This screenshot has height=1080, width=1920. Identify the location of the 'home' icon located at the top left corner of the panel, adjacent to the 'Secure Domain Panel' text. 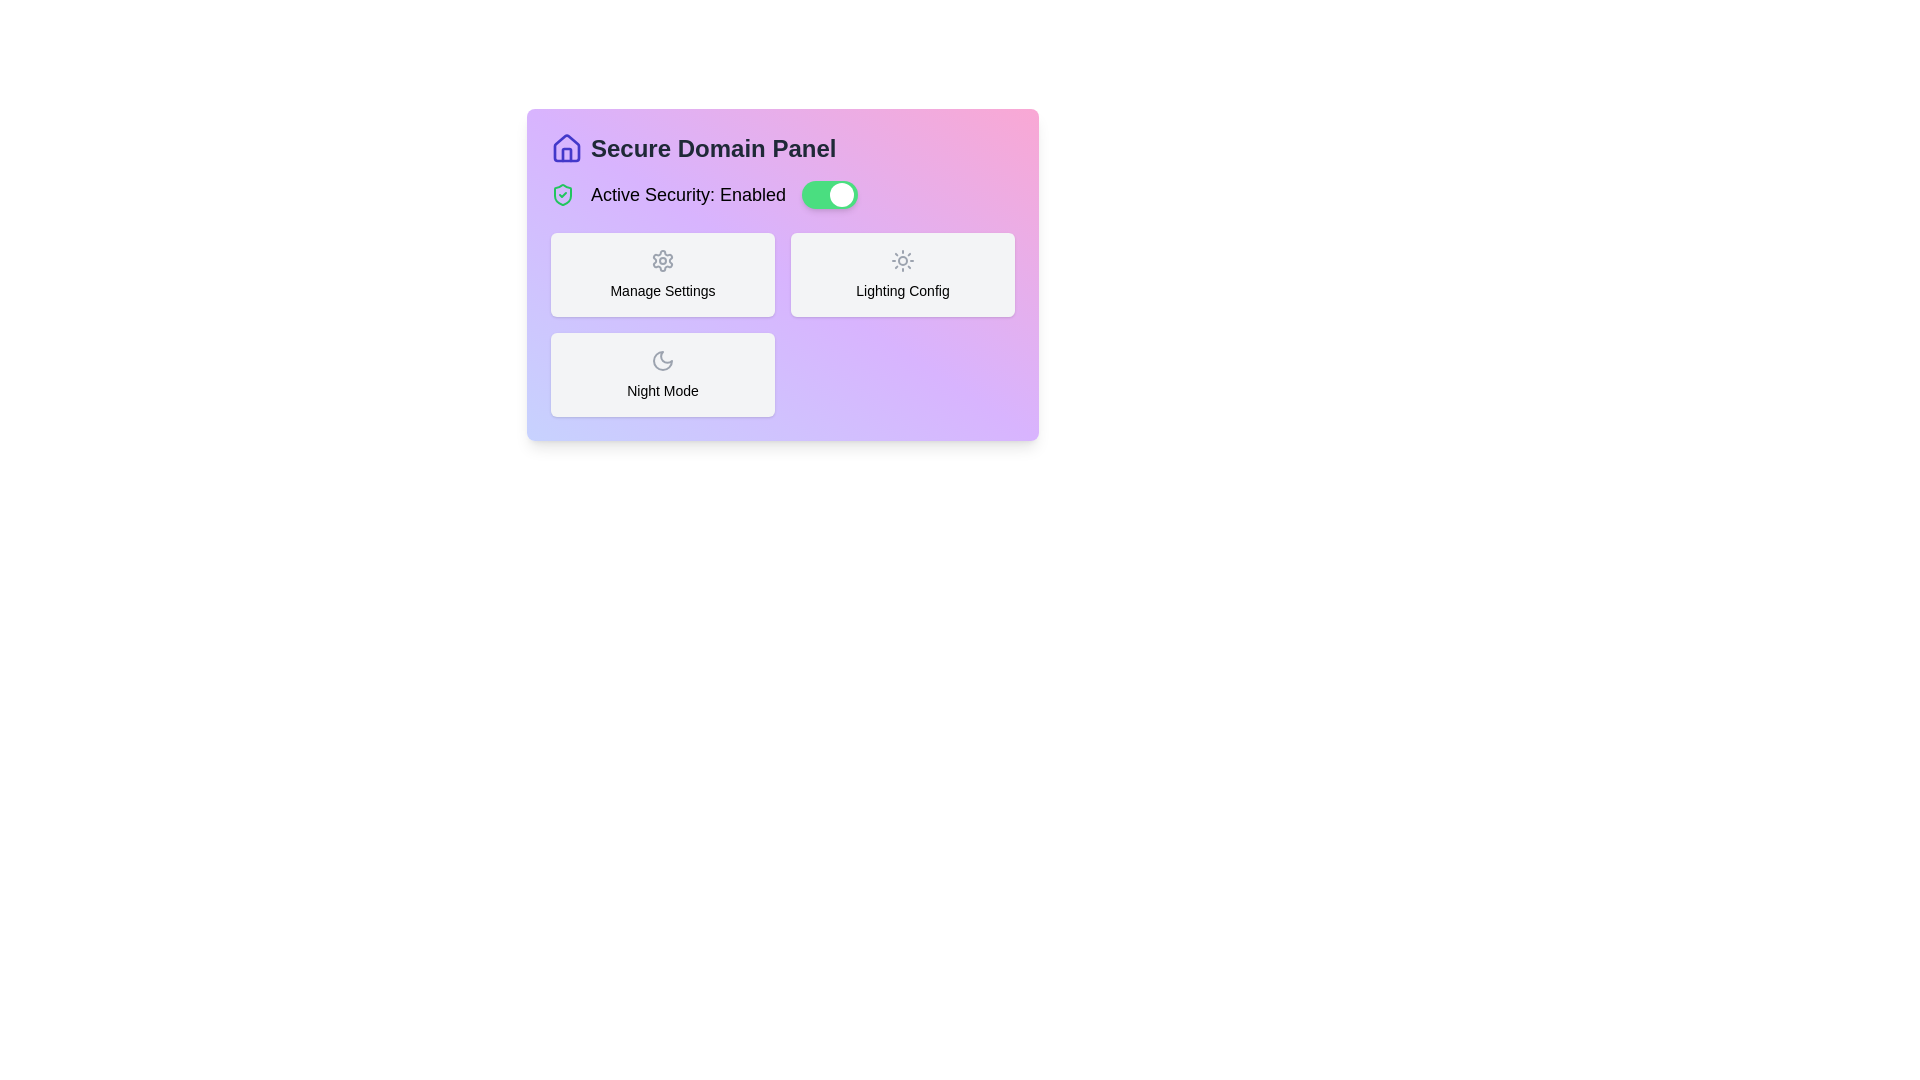
(565, 148).